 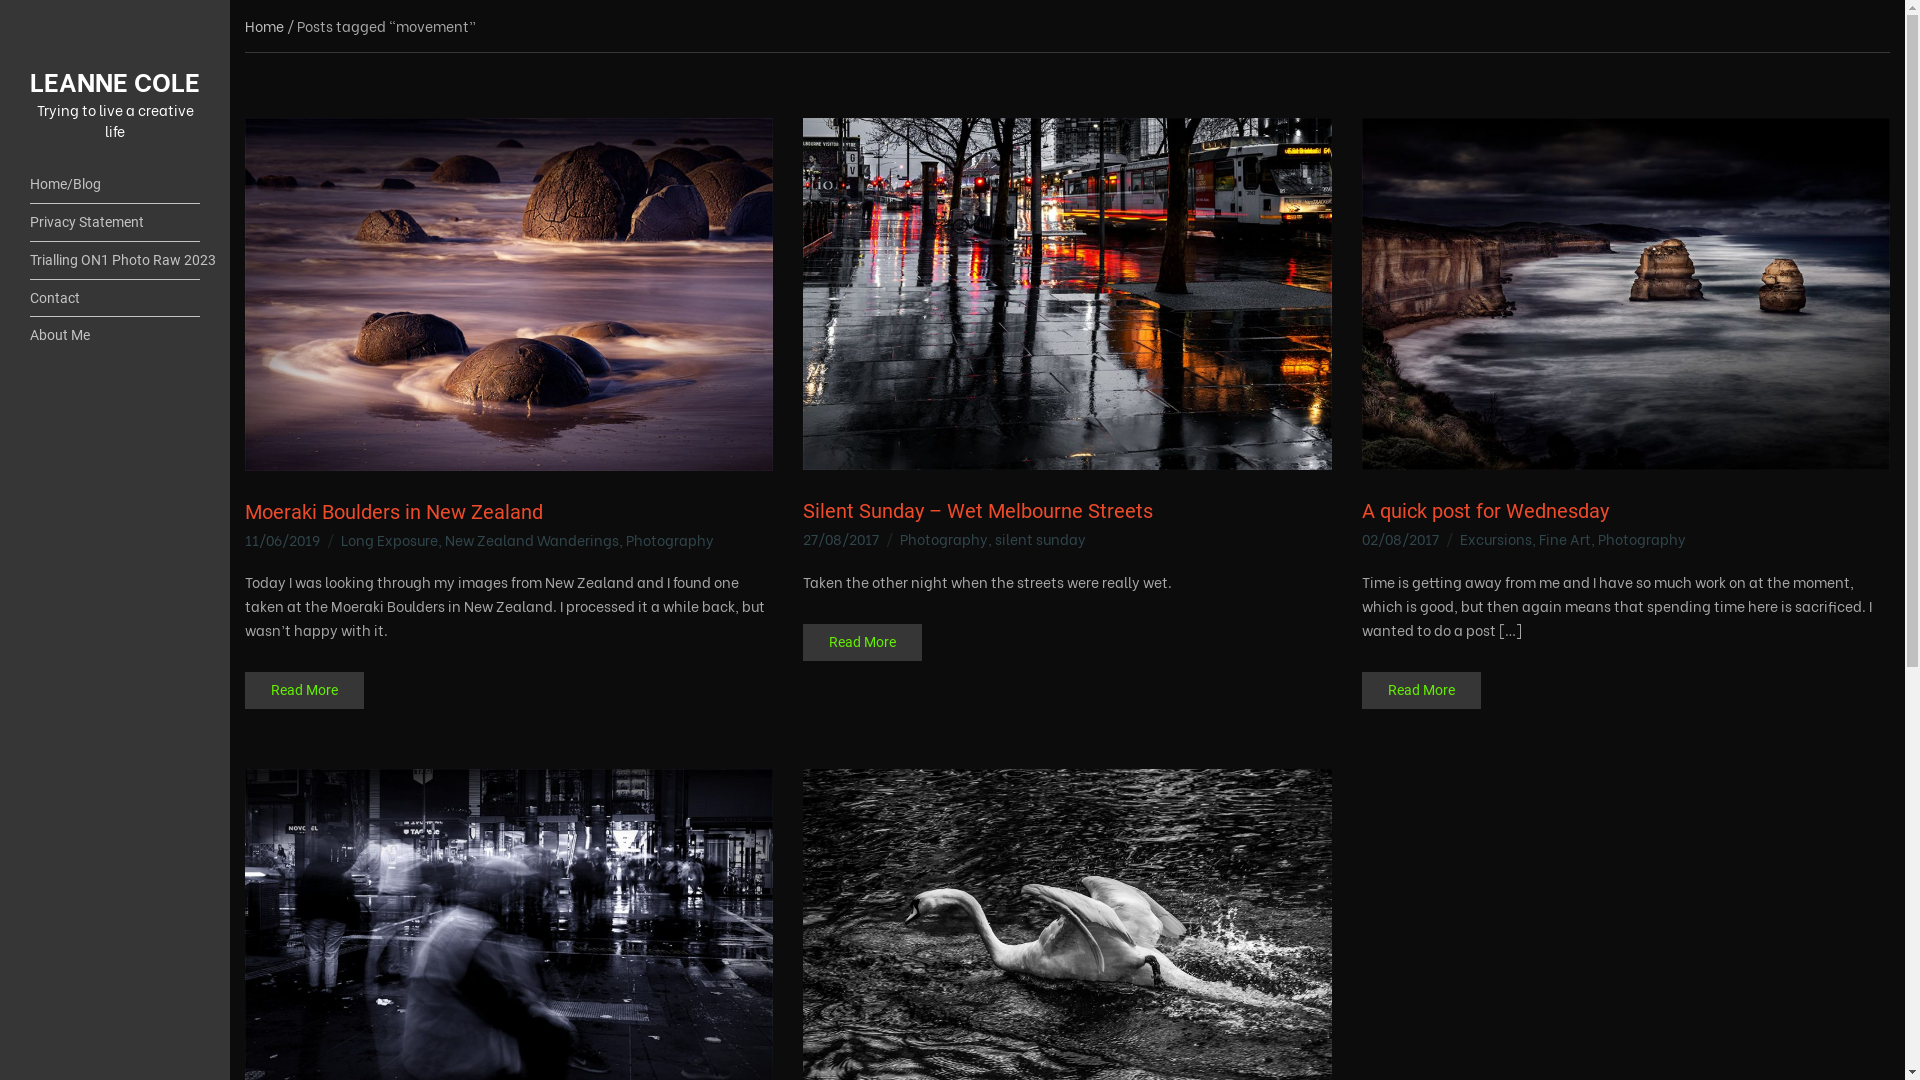 I want to click on 'Trialling ON1 Photo Raw 2023', so click(x=114, y=260).